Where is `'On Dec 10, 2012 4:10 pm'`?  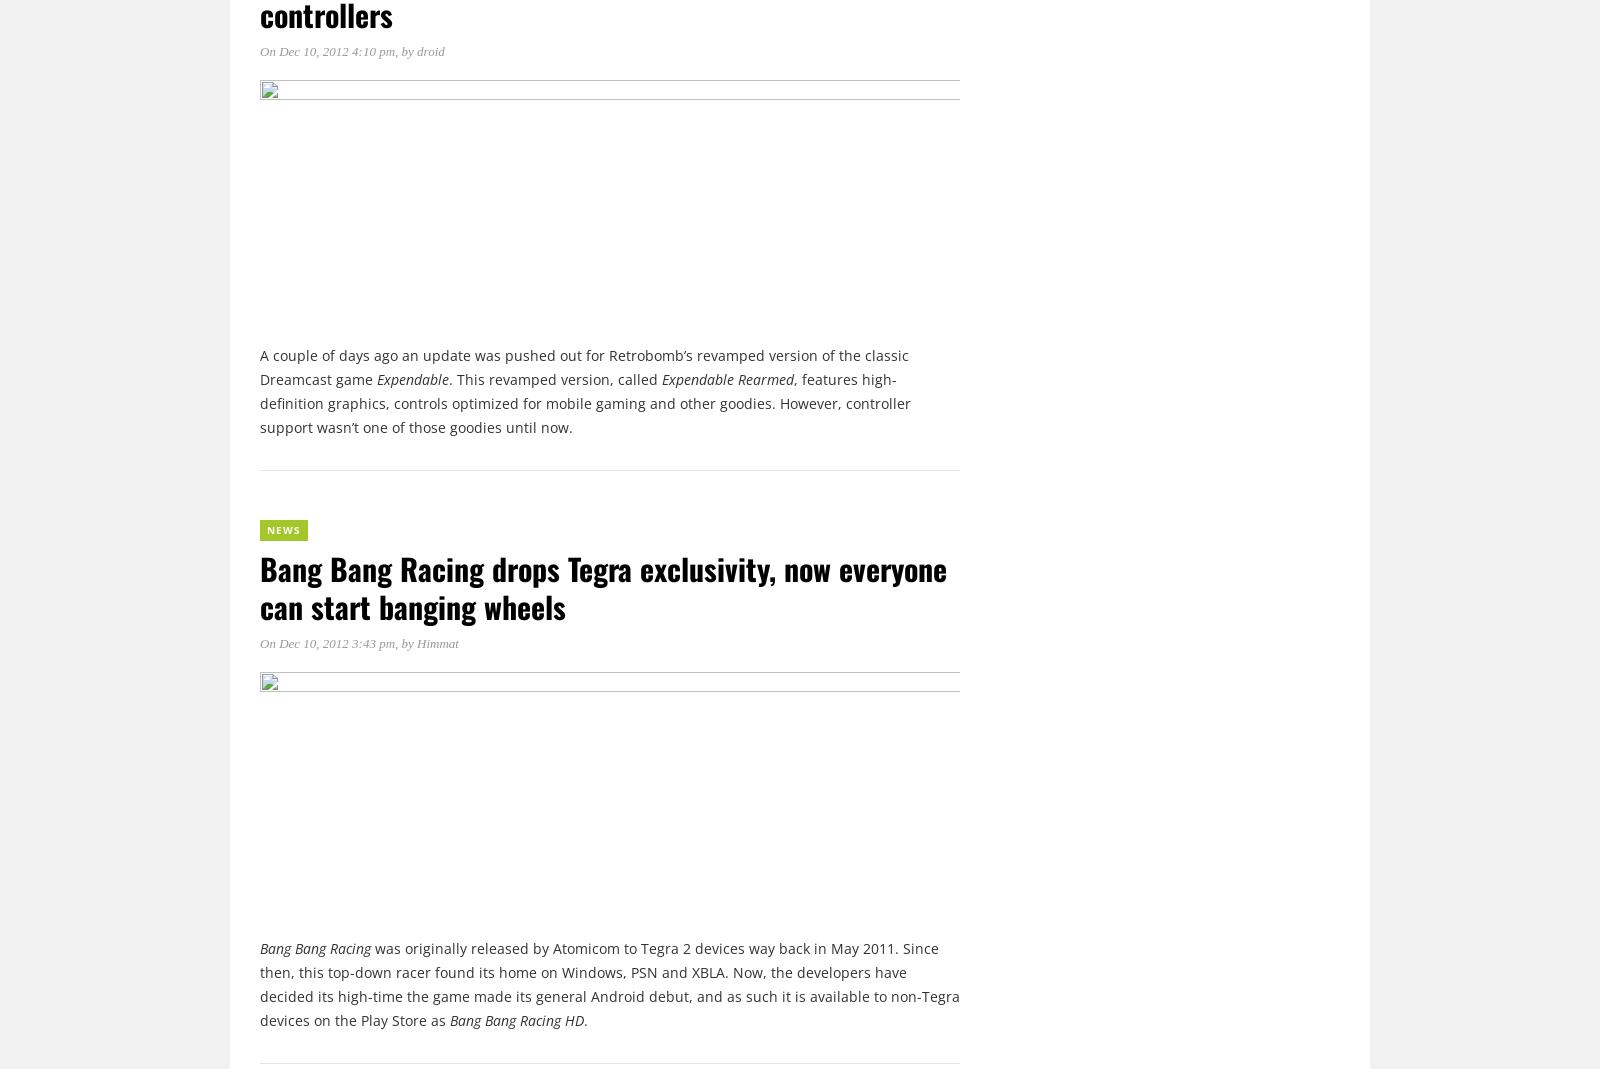
'On Dec 10, 2012 4:10 pm' is located at coordinates (327, 50).